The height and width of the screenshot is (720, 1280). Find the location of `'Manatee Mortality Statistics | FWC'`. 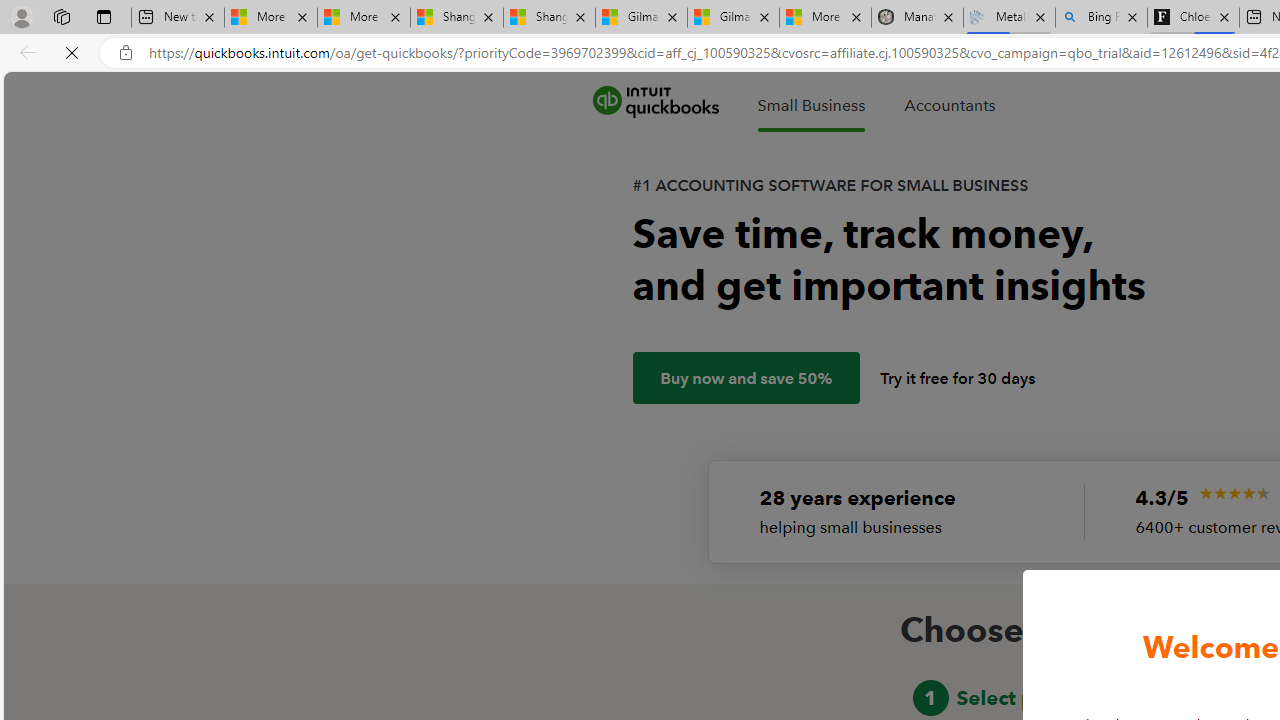

'Manatee Mortality Statistics | FWC' is located at coordinates (916, 17).